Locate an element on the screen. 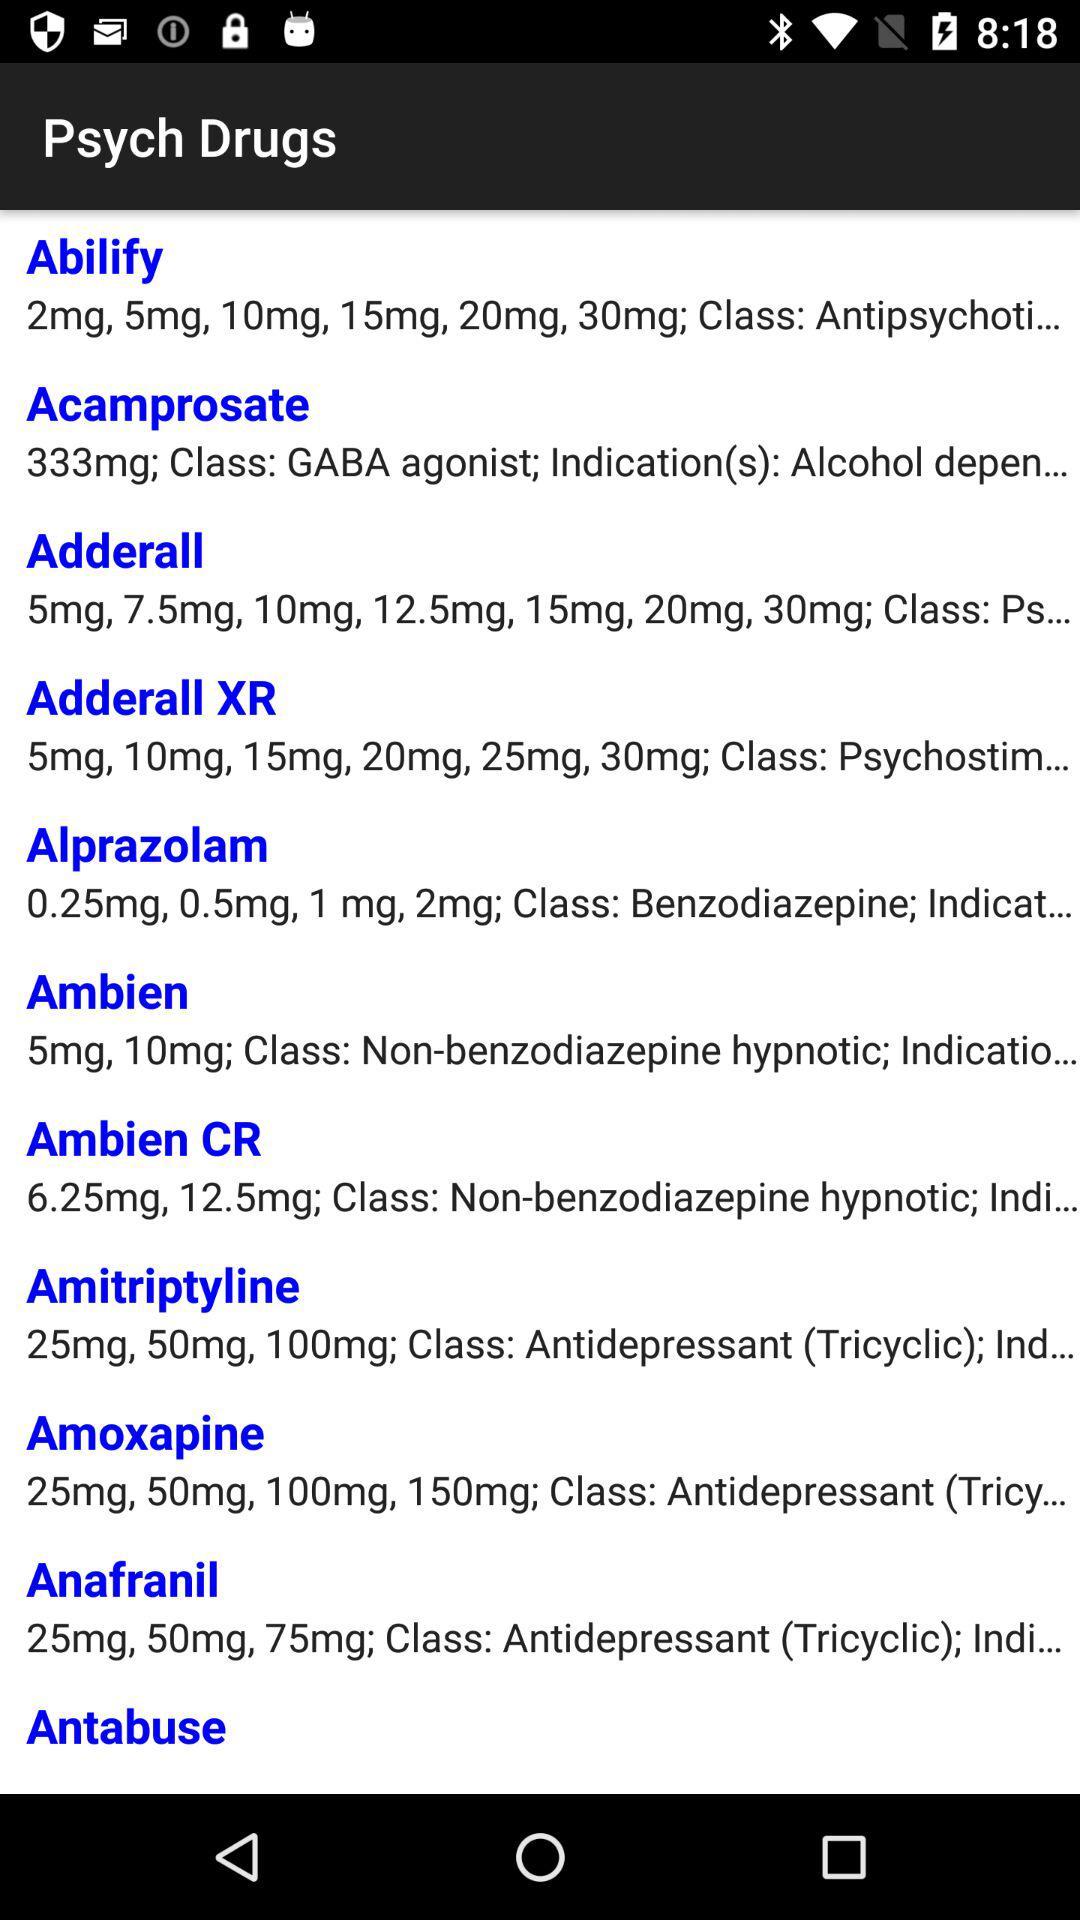 The height and width of the screenshot is (1920, 1080). app above the 25mg 50mg 100mg icon is located at coordinates (144, 1430).